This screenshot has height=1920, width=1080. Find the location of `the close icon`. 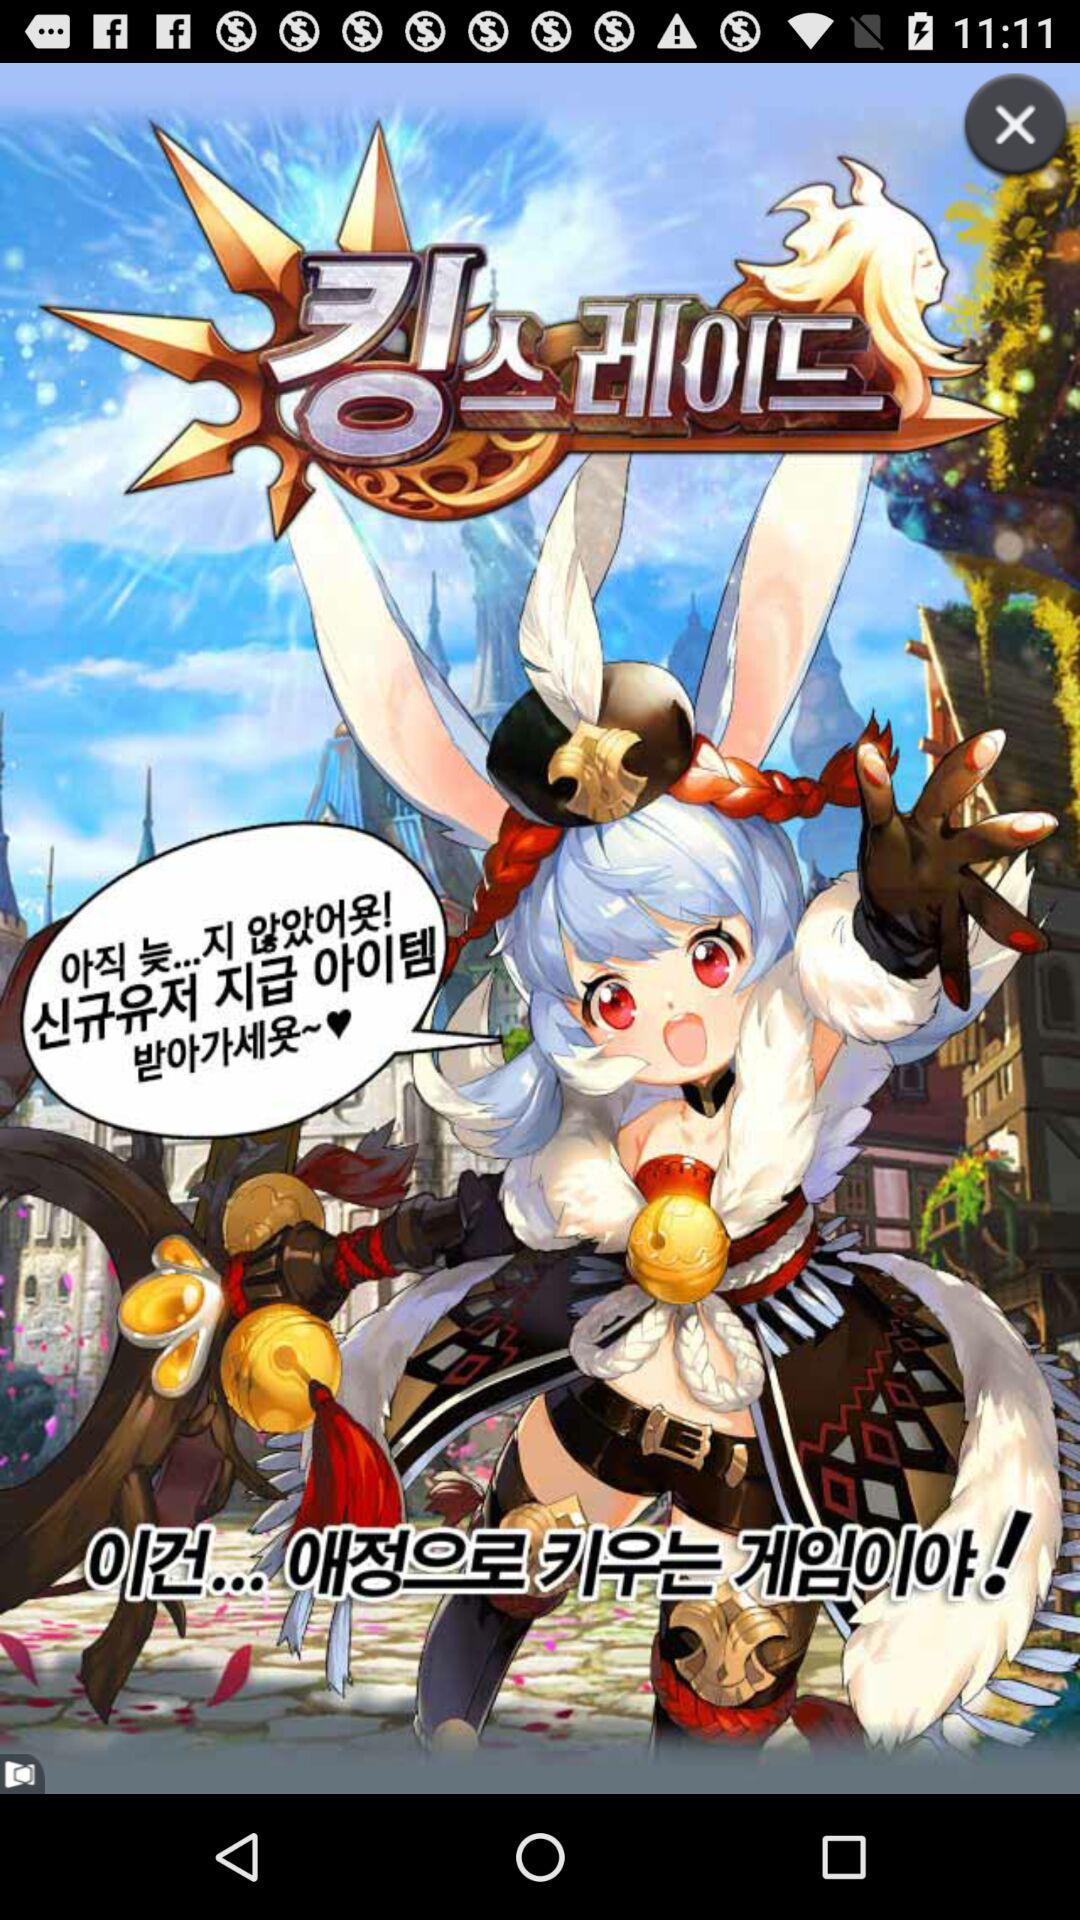

the close icon is located at coordinates (994, 158).